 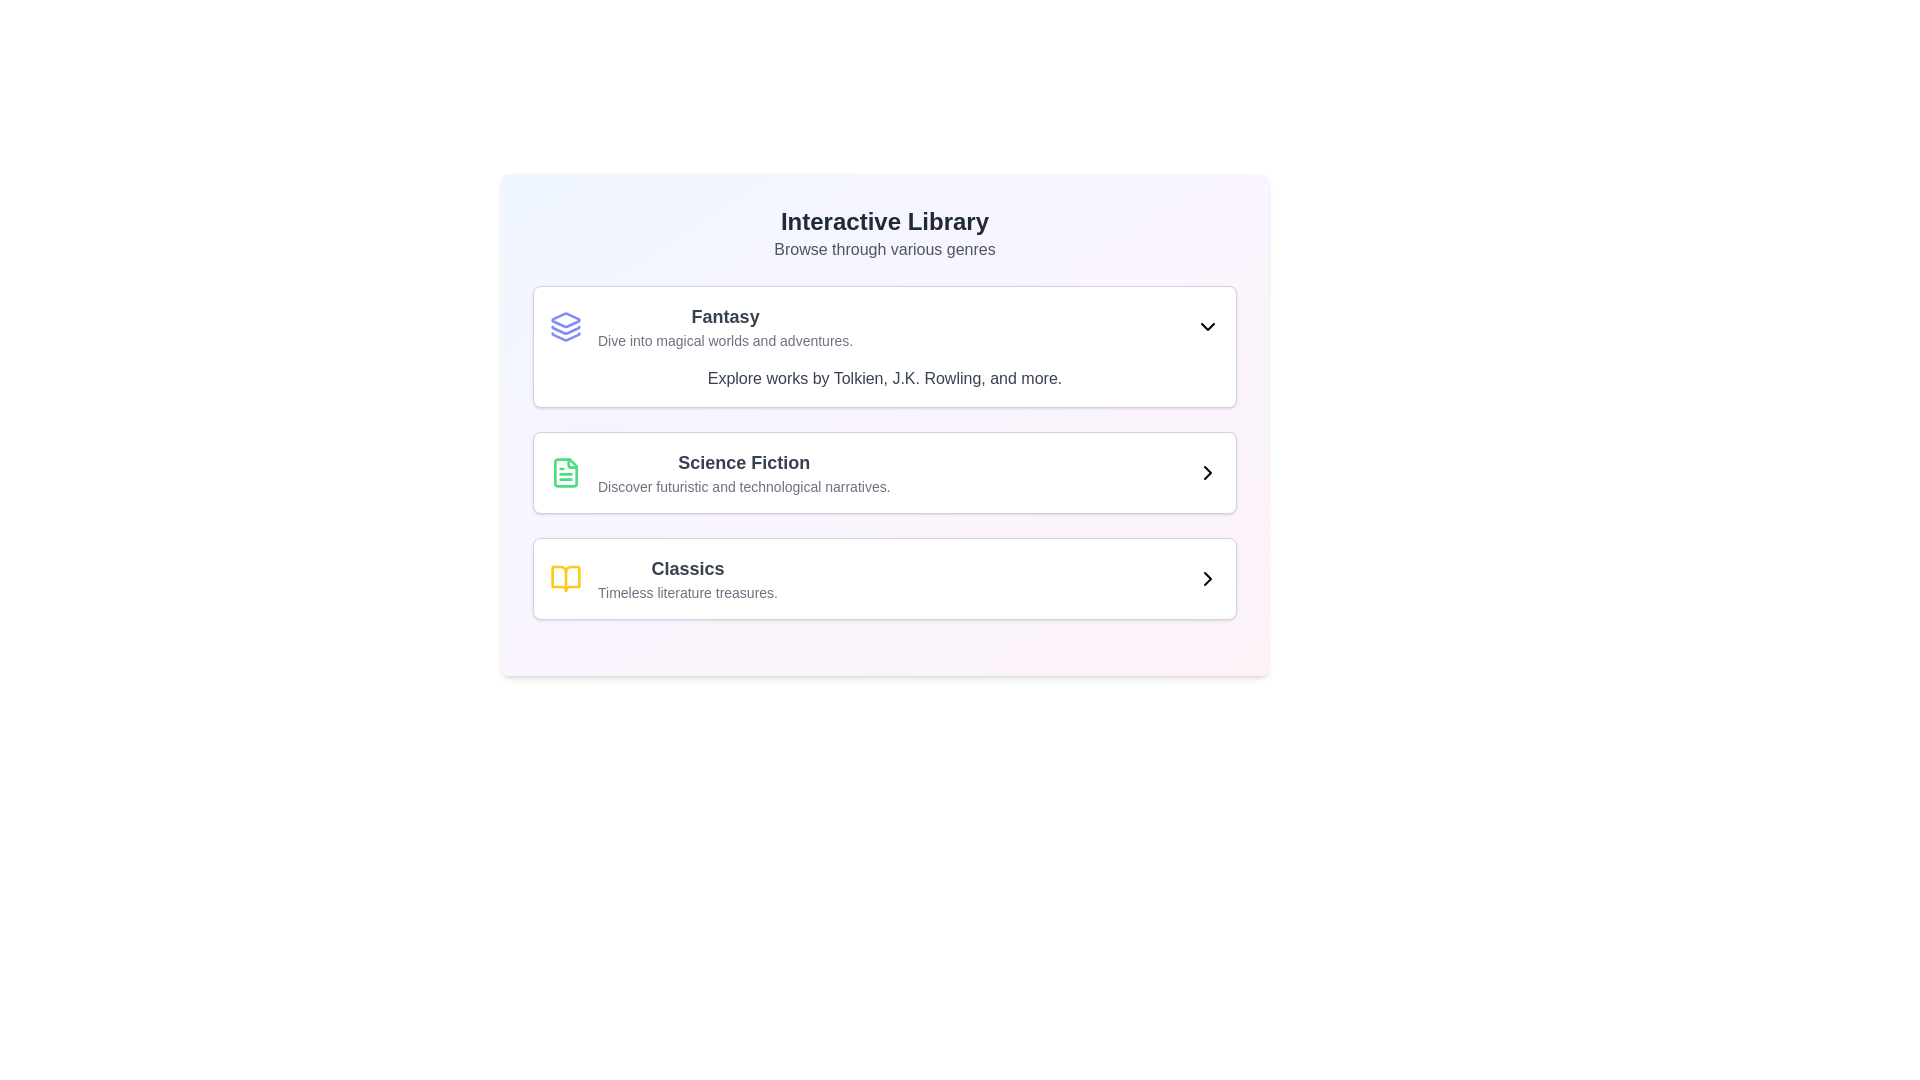 I want to click on the yellow open book icon located in the 'Classics' section of the 'Interactive Library' menu, positioned to the left of the 'Timeless literature treasures' text, so click(x=565, y=578).